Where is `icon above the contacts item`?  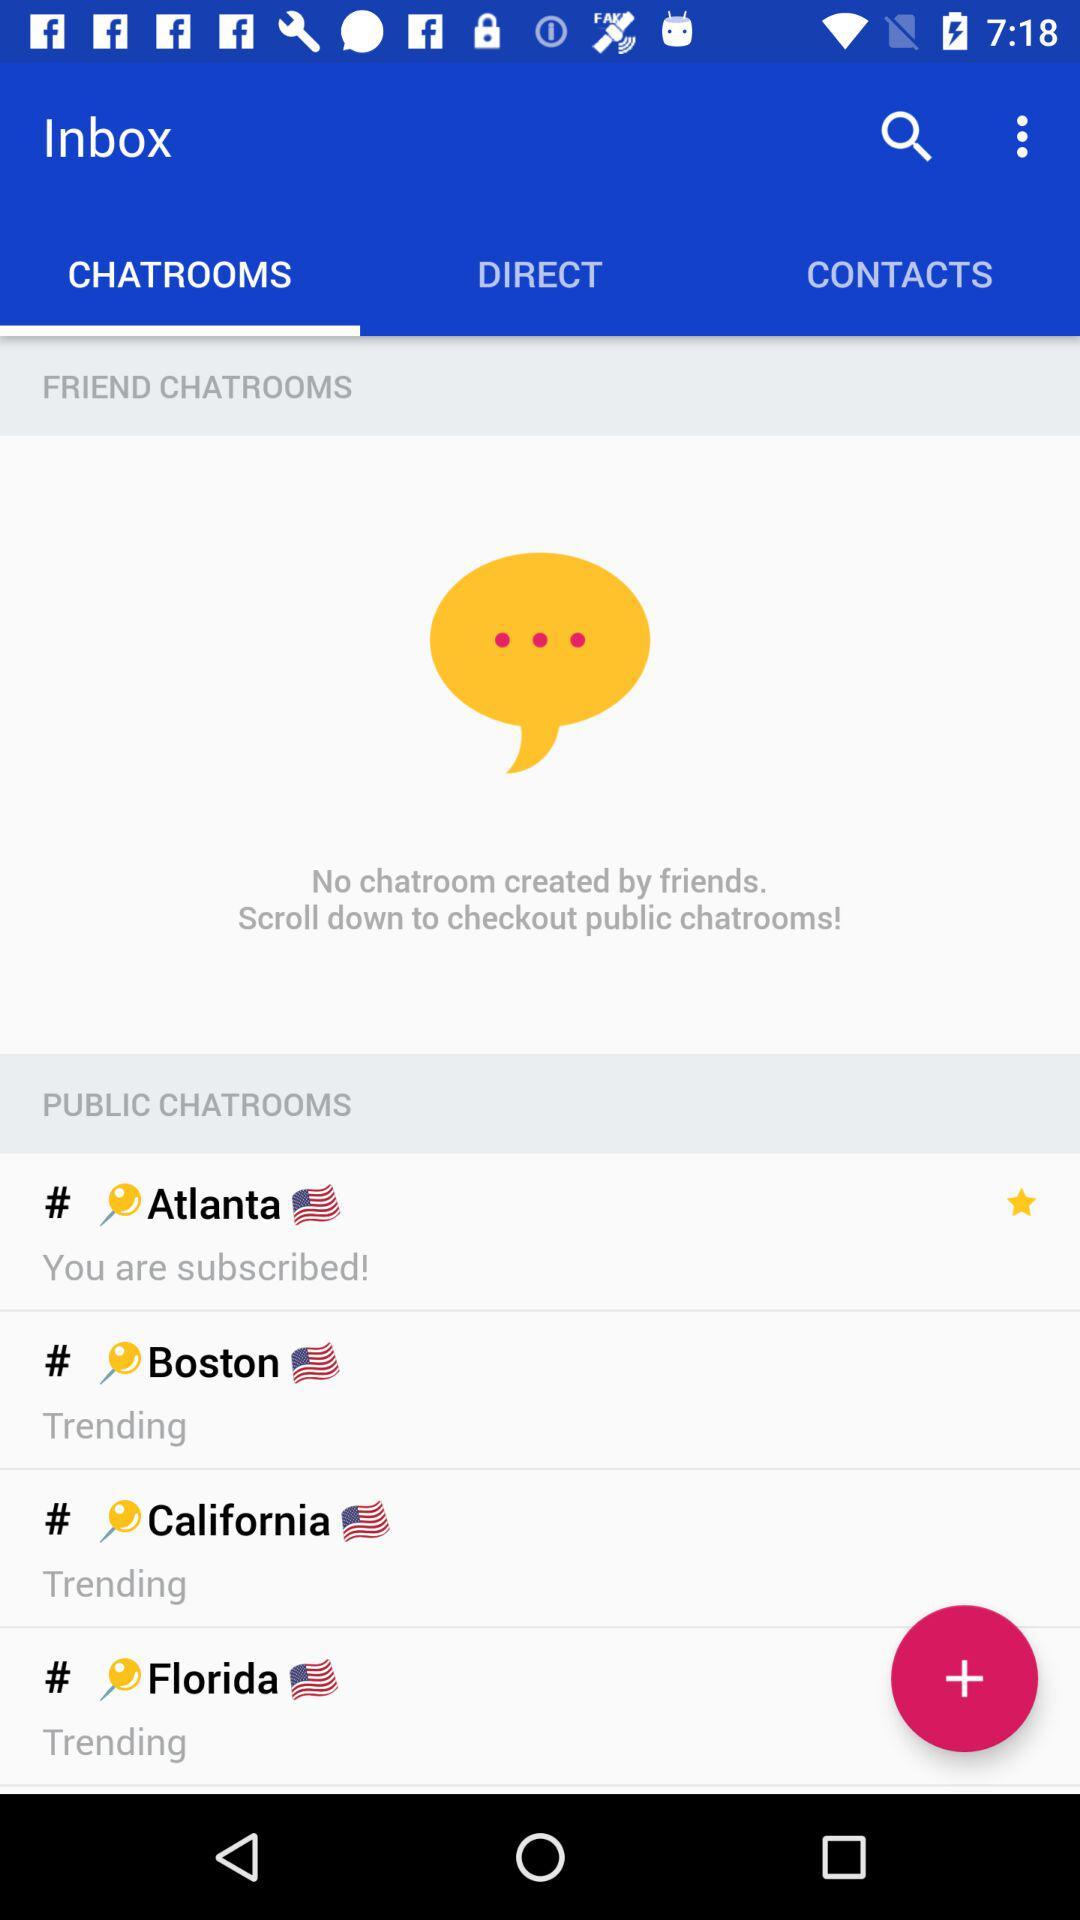 icon above the contacts item is located at coordinates (1027, 135).